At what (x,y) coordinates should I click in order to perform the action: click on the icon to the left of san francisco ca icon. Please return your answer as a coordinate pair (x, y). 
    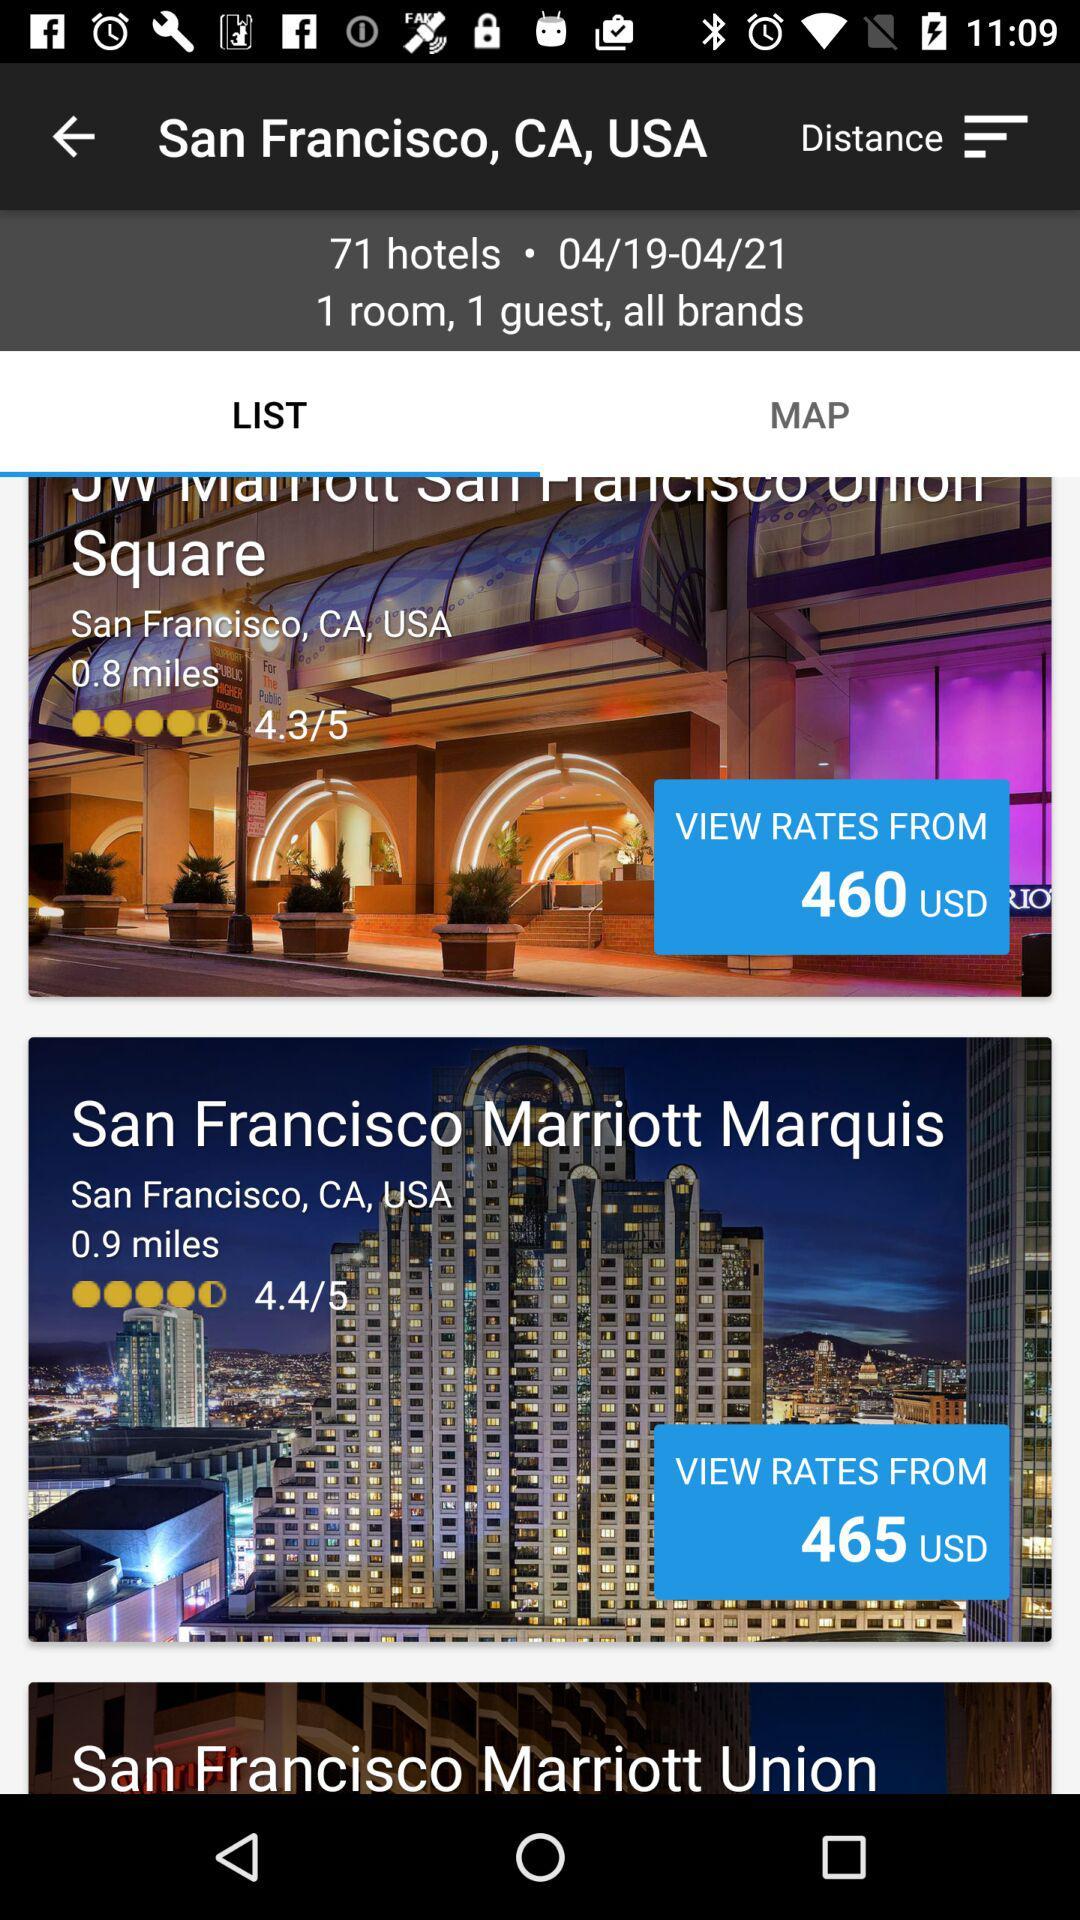
    Looking at the image, I should click on (72, 135).